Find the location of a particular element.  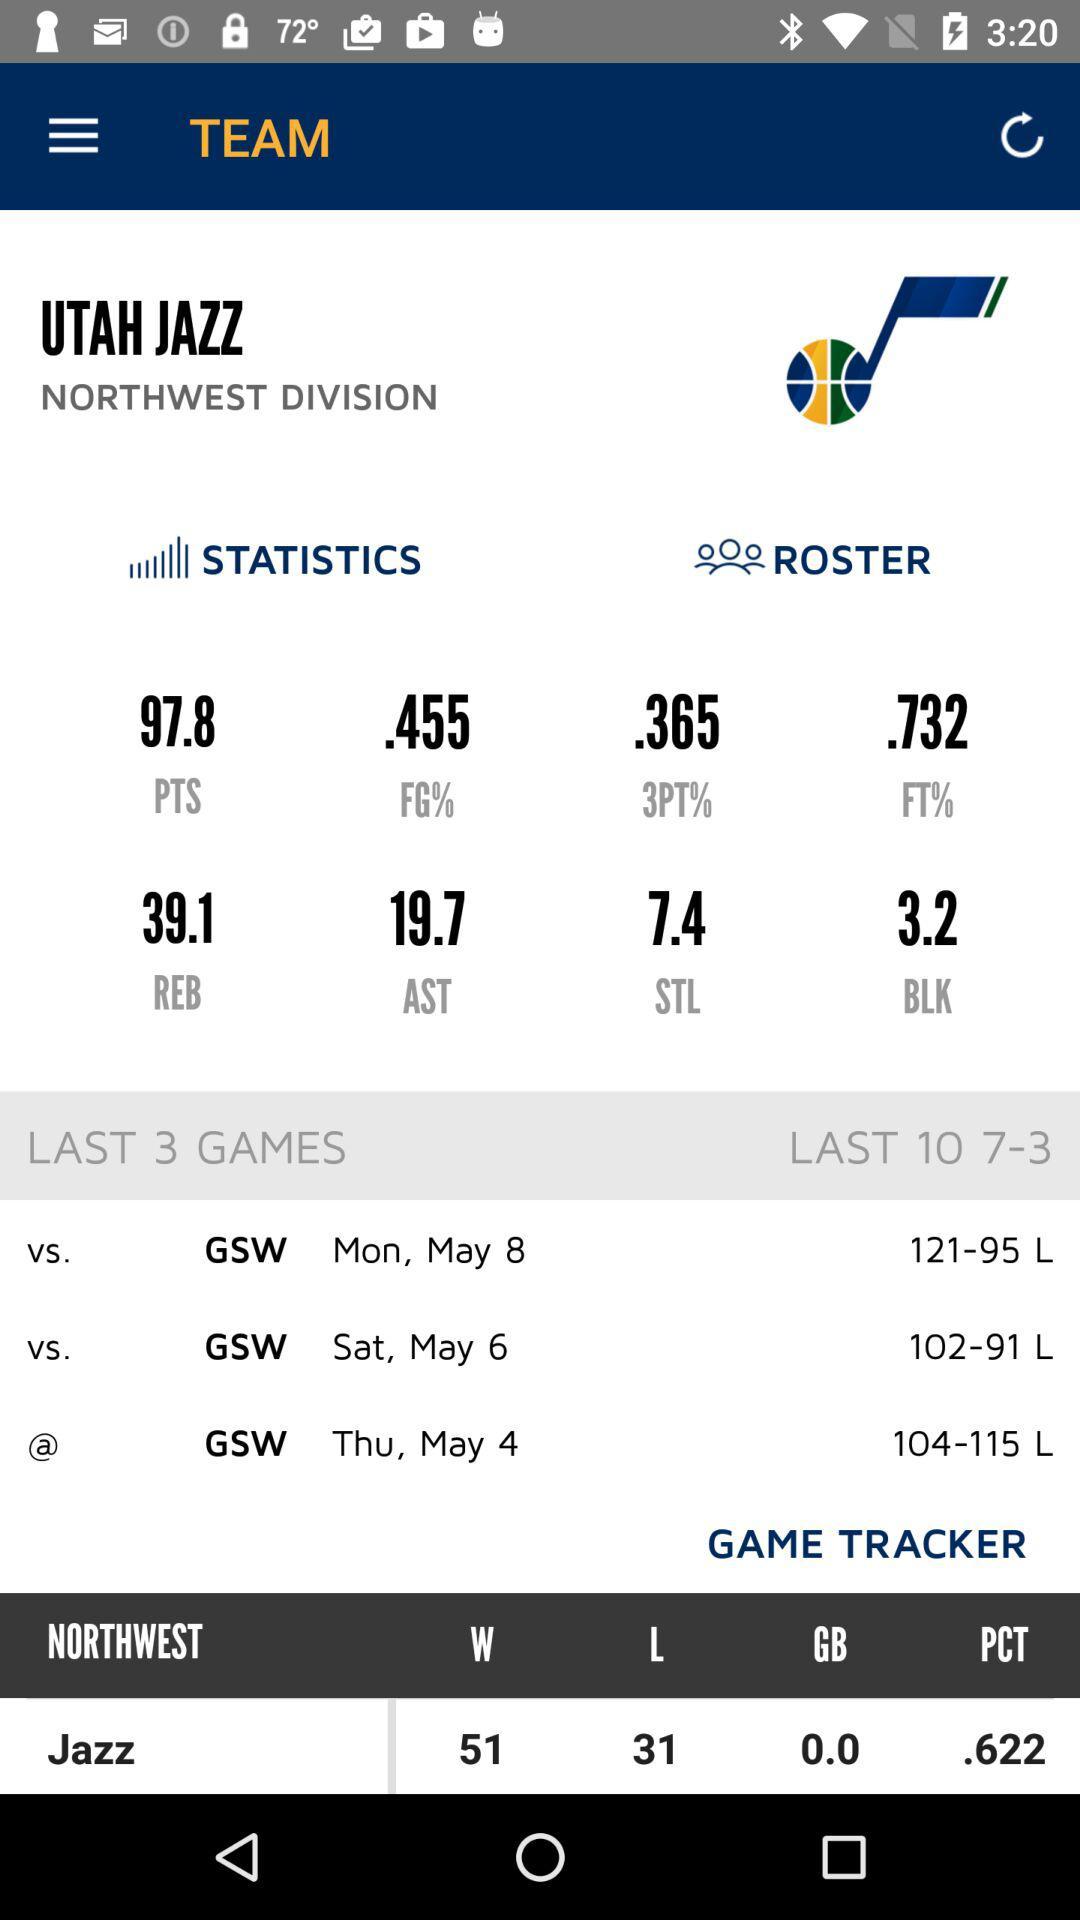

item to the left of team icon is located at coordinates (72, 135).